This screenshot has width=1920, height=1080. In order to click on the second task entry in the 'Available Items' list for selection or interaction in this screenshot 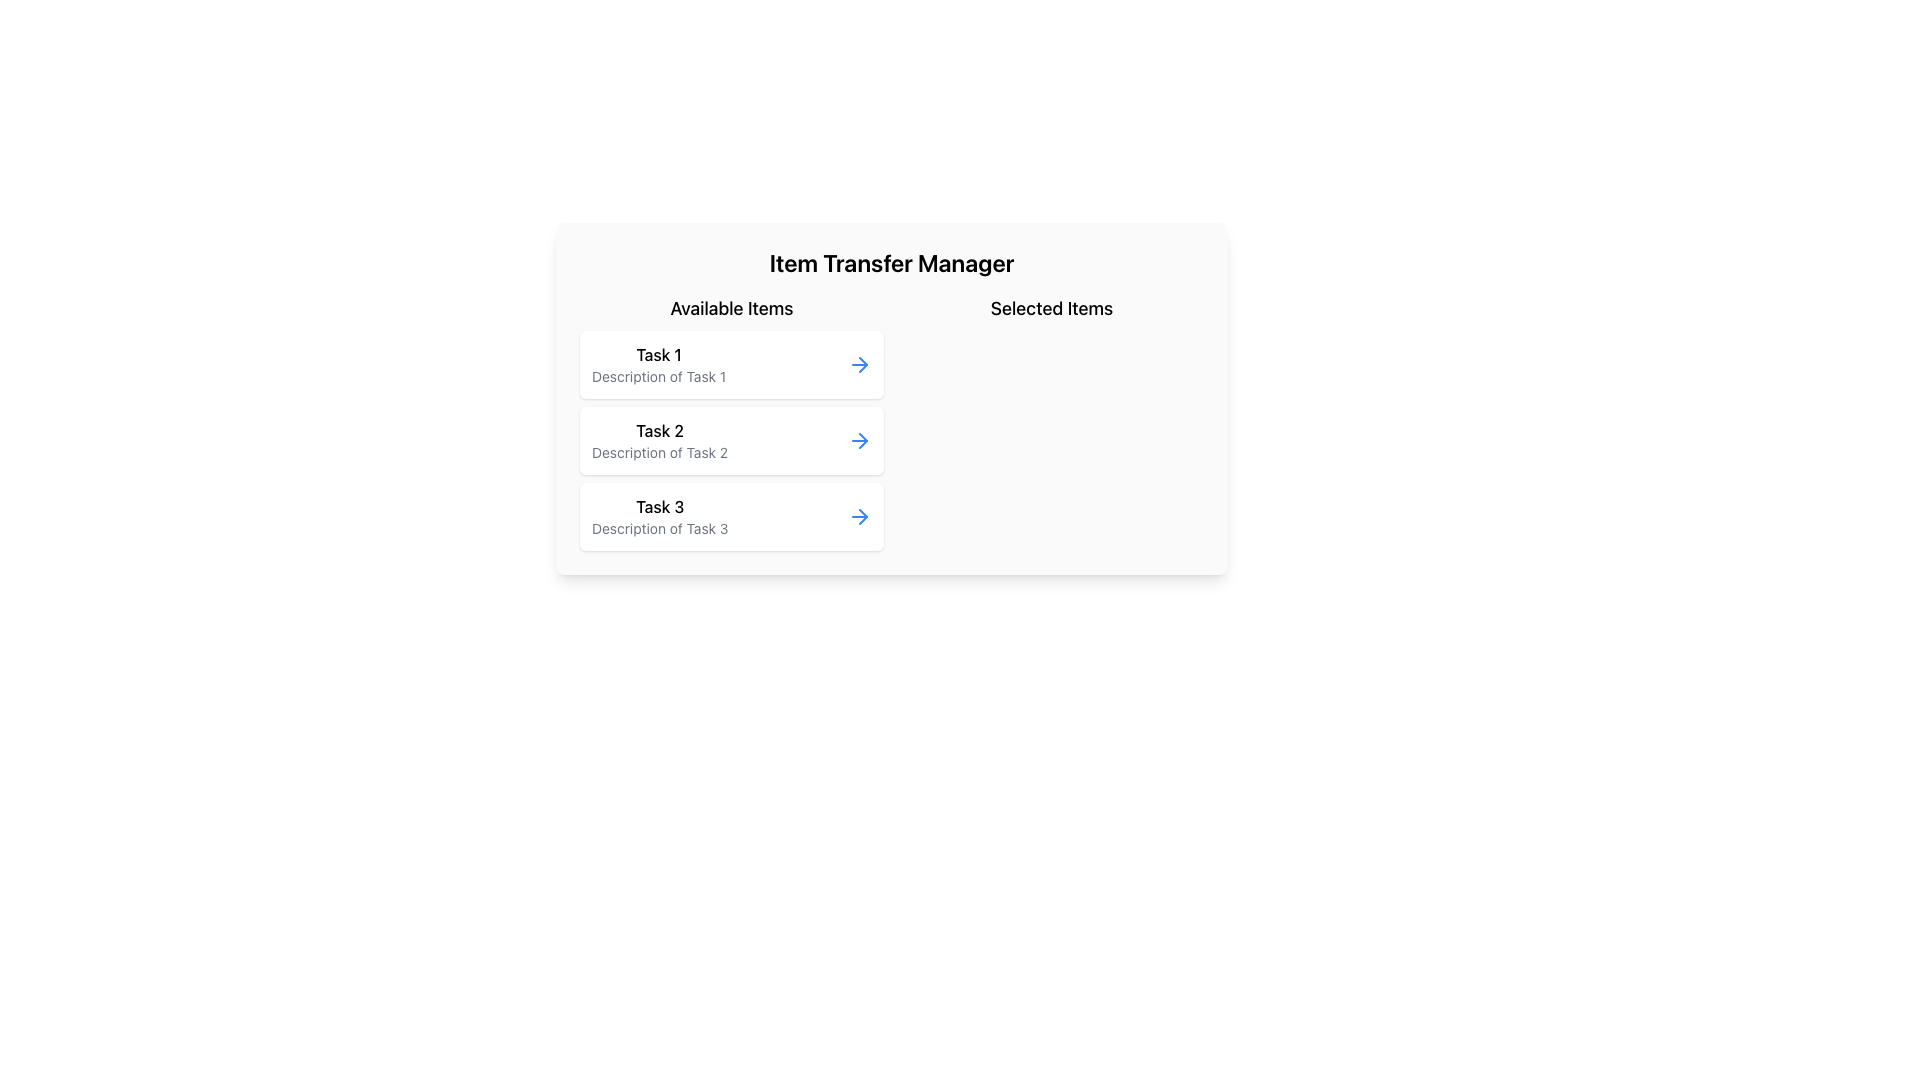, I will do `click(660, 439)`.